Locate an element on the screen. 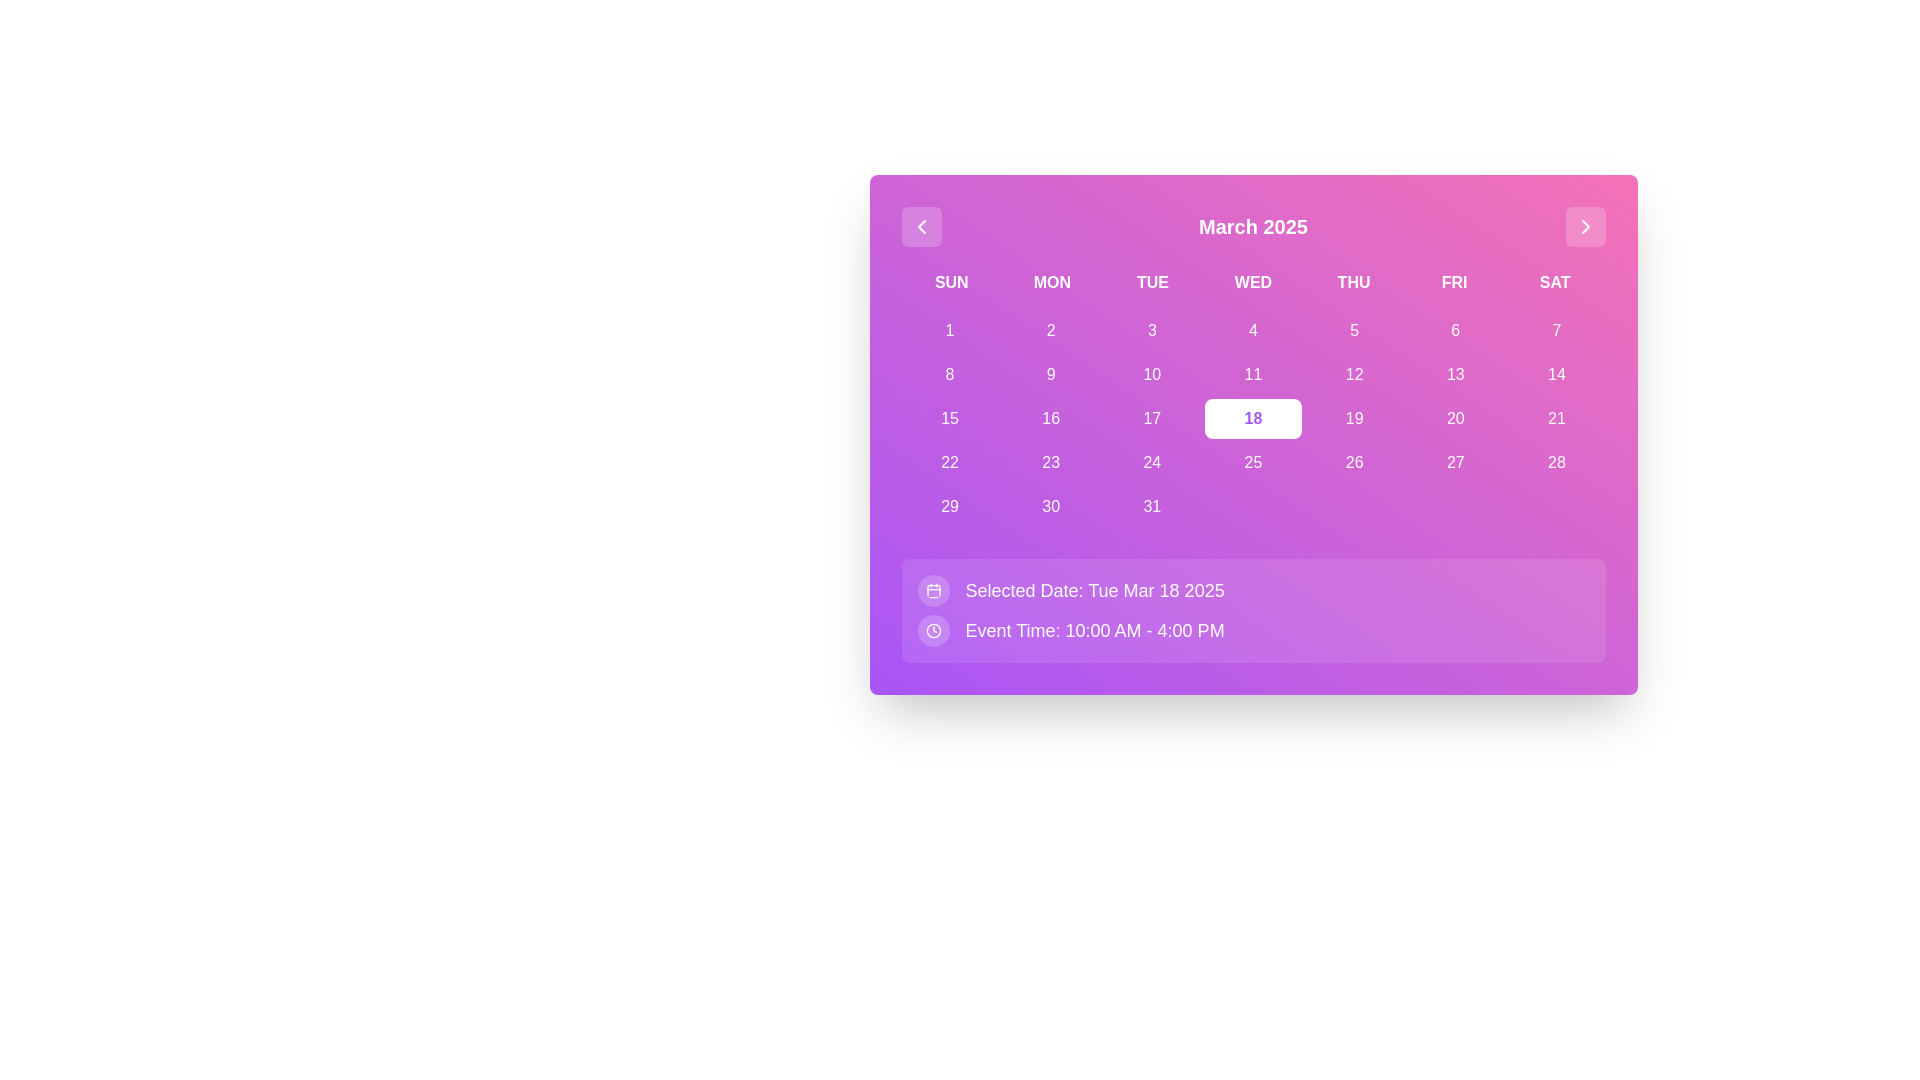 The image size is (1920, 1080). the button displaying the number '1' is located at coordinates (949, 330).